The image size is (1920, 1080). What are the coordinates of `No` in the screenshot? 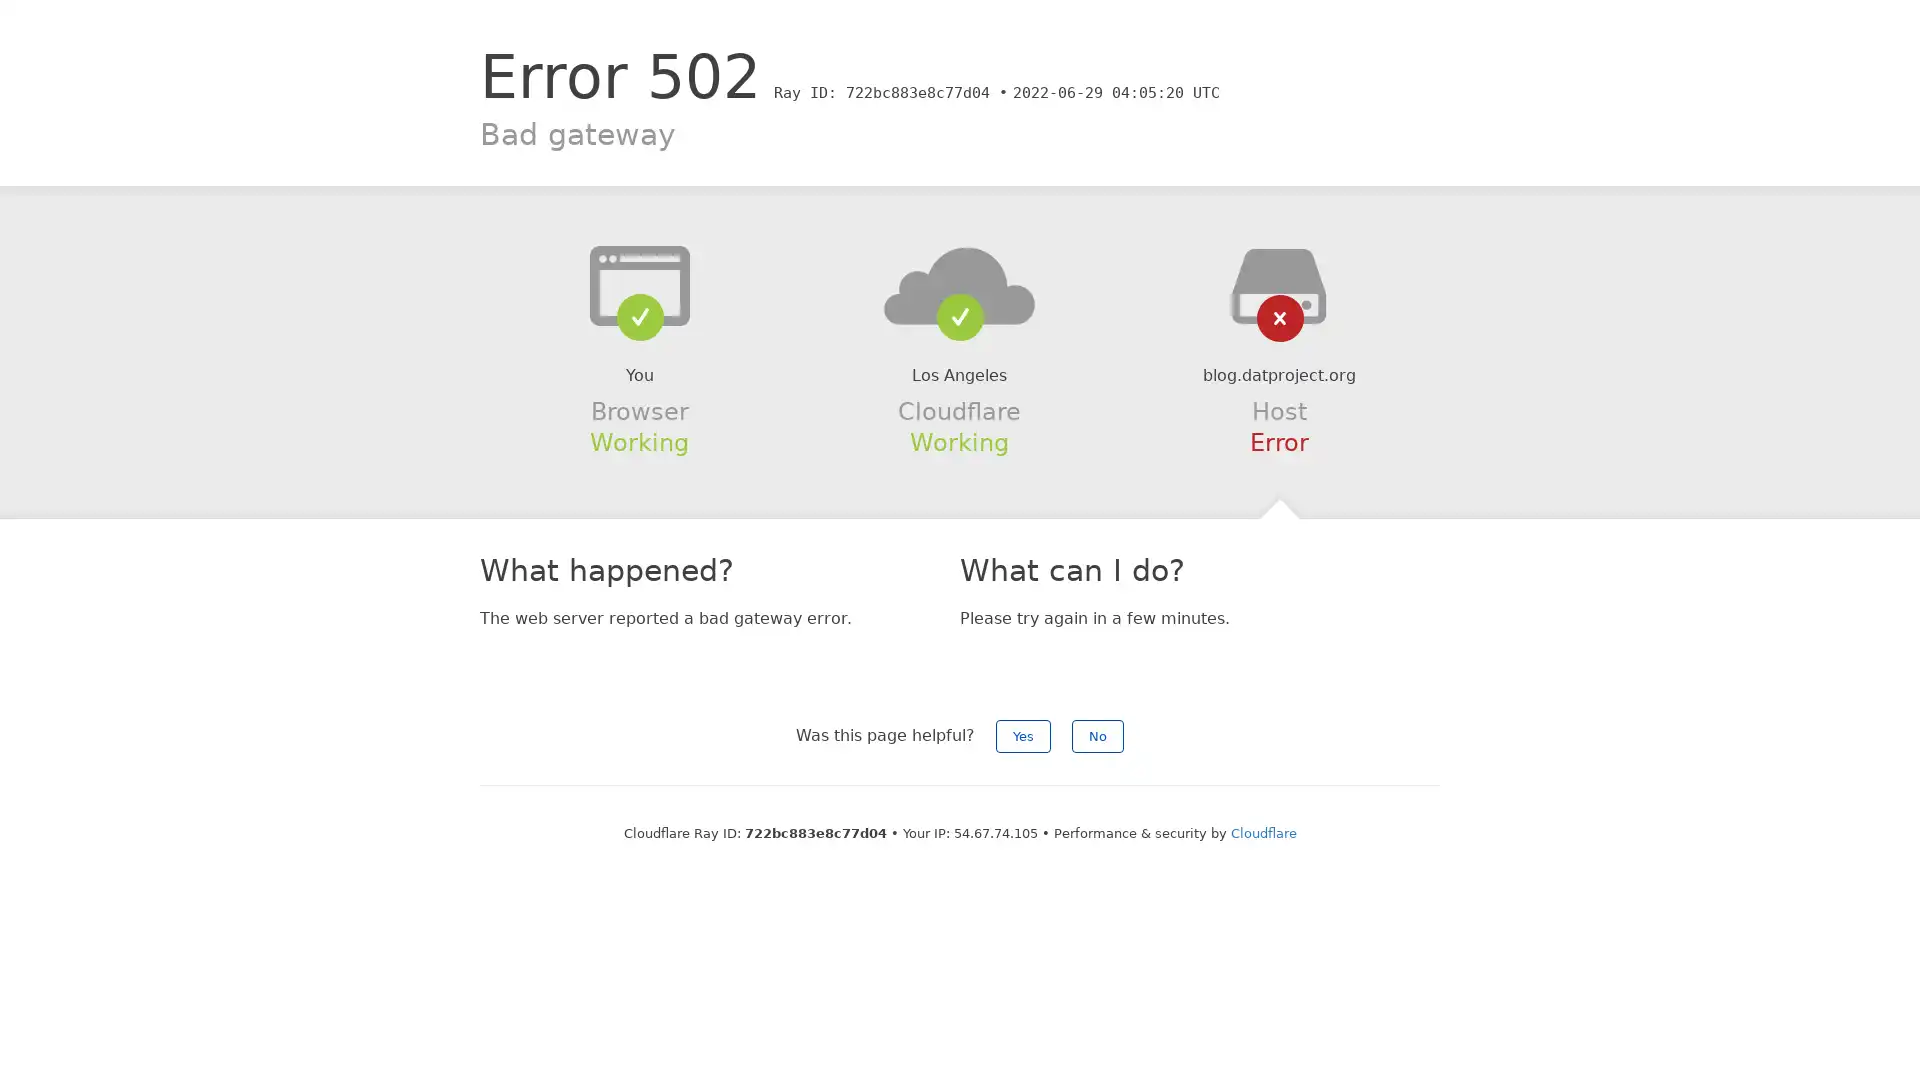 It's located at (1097, 736).